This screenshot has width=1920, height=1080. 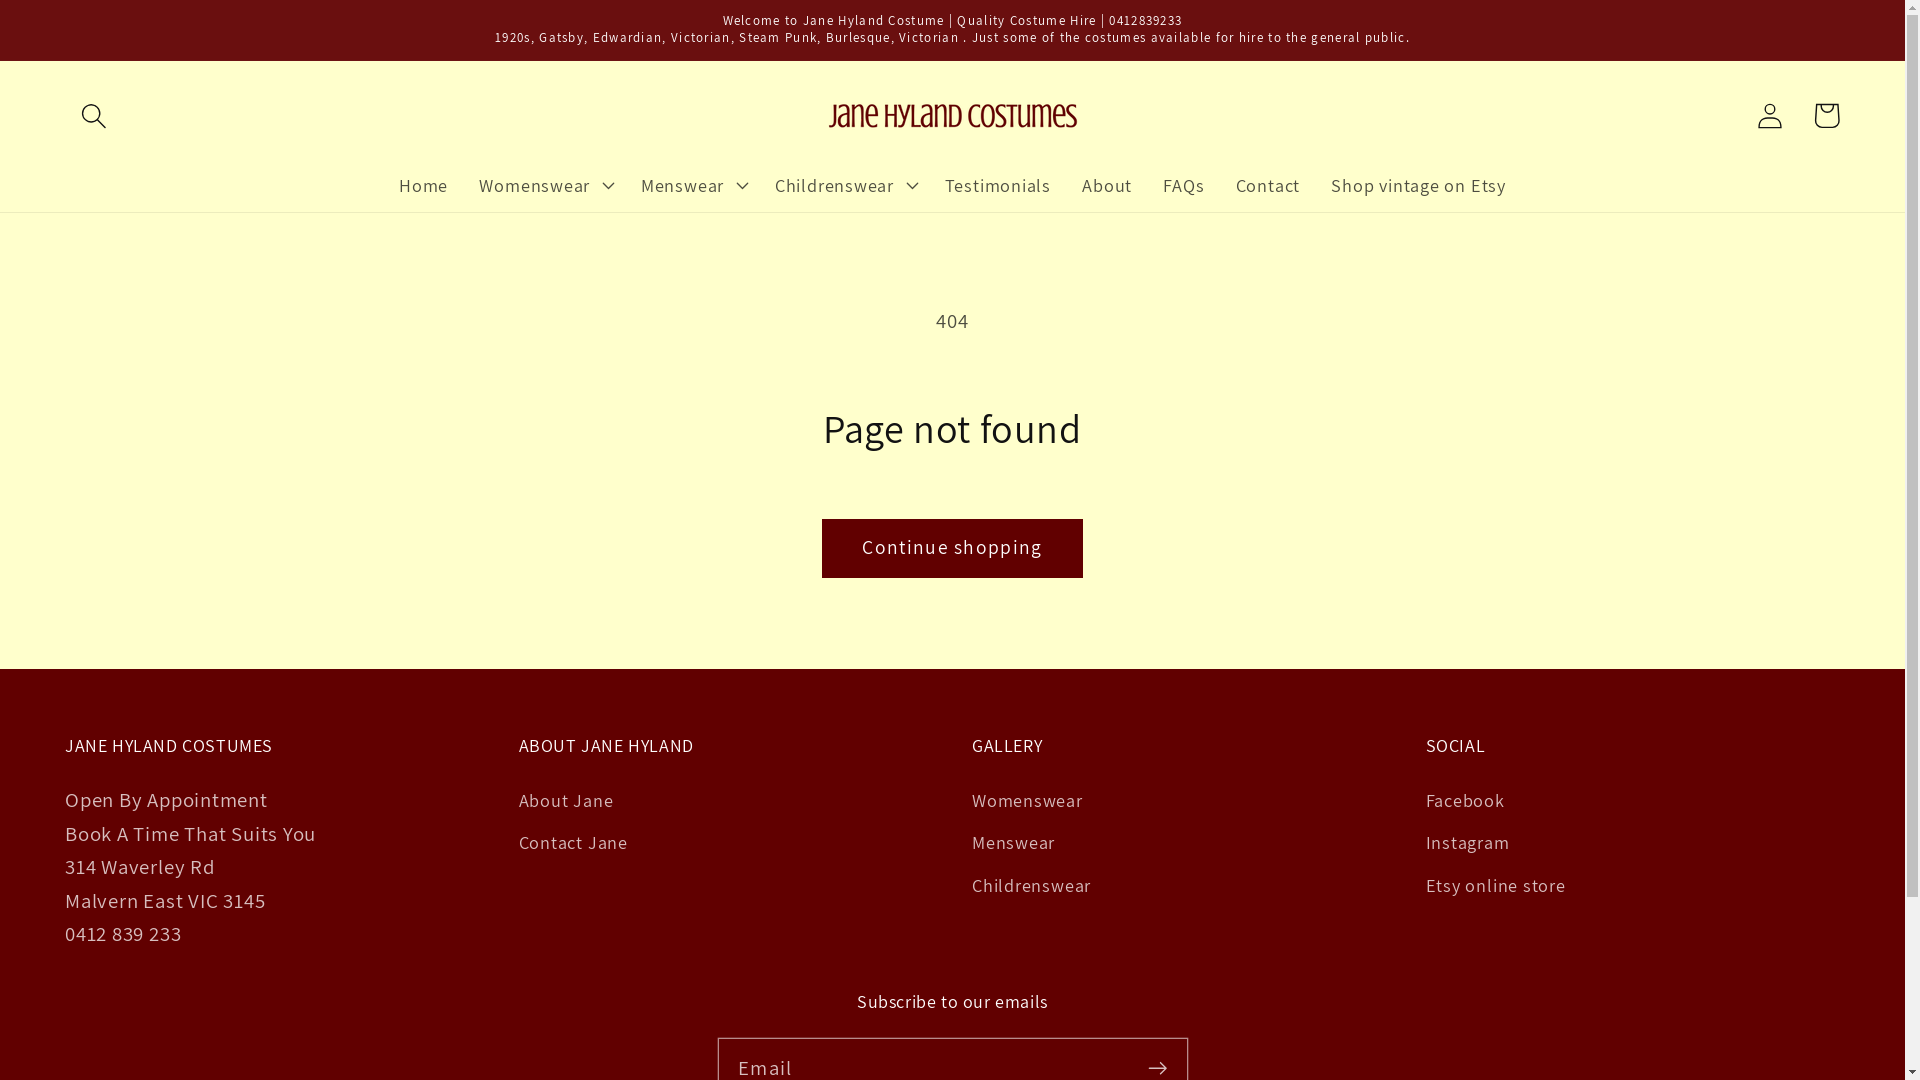 I want to click on 'Childrenswear', so click(x=1031, y=883).